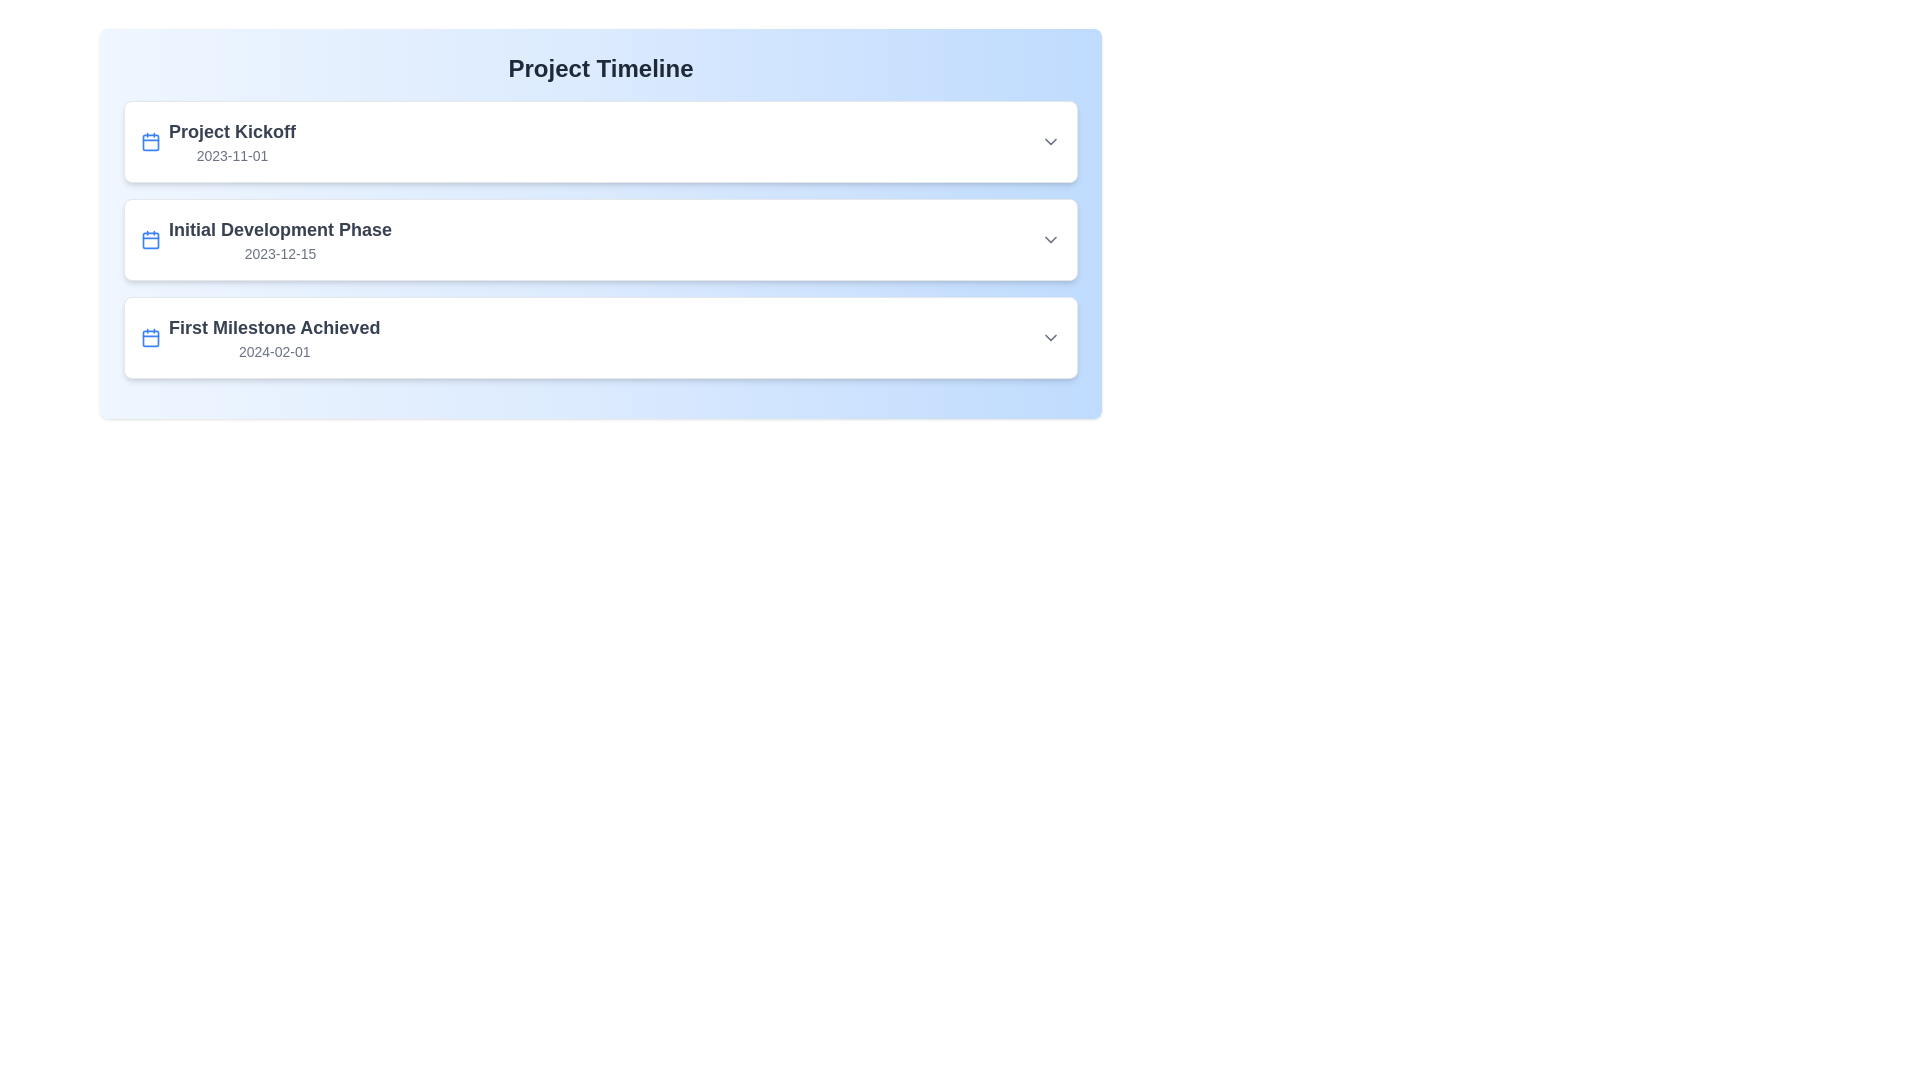  What do you see at coordinates (149, 238) in the screenshot?
I see `calendar icon with a blue outline located next to the text 'Initial Development Phase' and above the date '2023-12-15' in the 'Project Timeline' section` at bounding box center [149, 238].